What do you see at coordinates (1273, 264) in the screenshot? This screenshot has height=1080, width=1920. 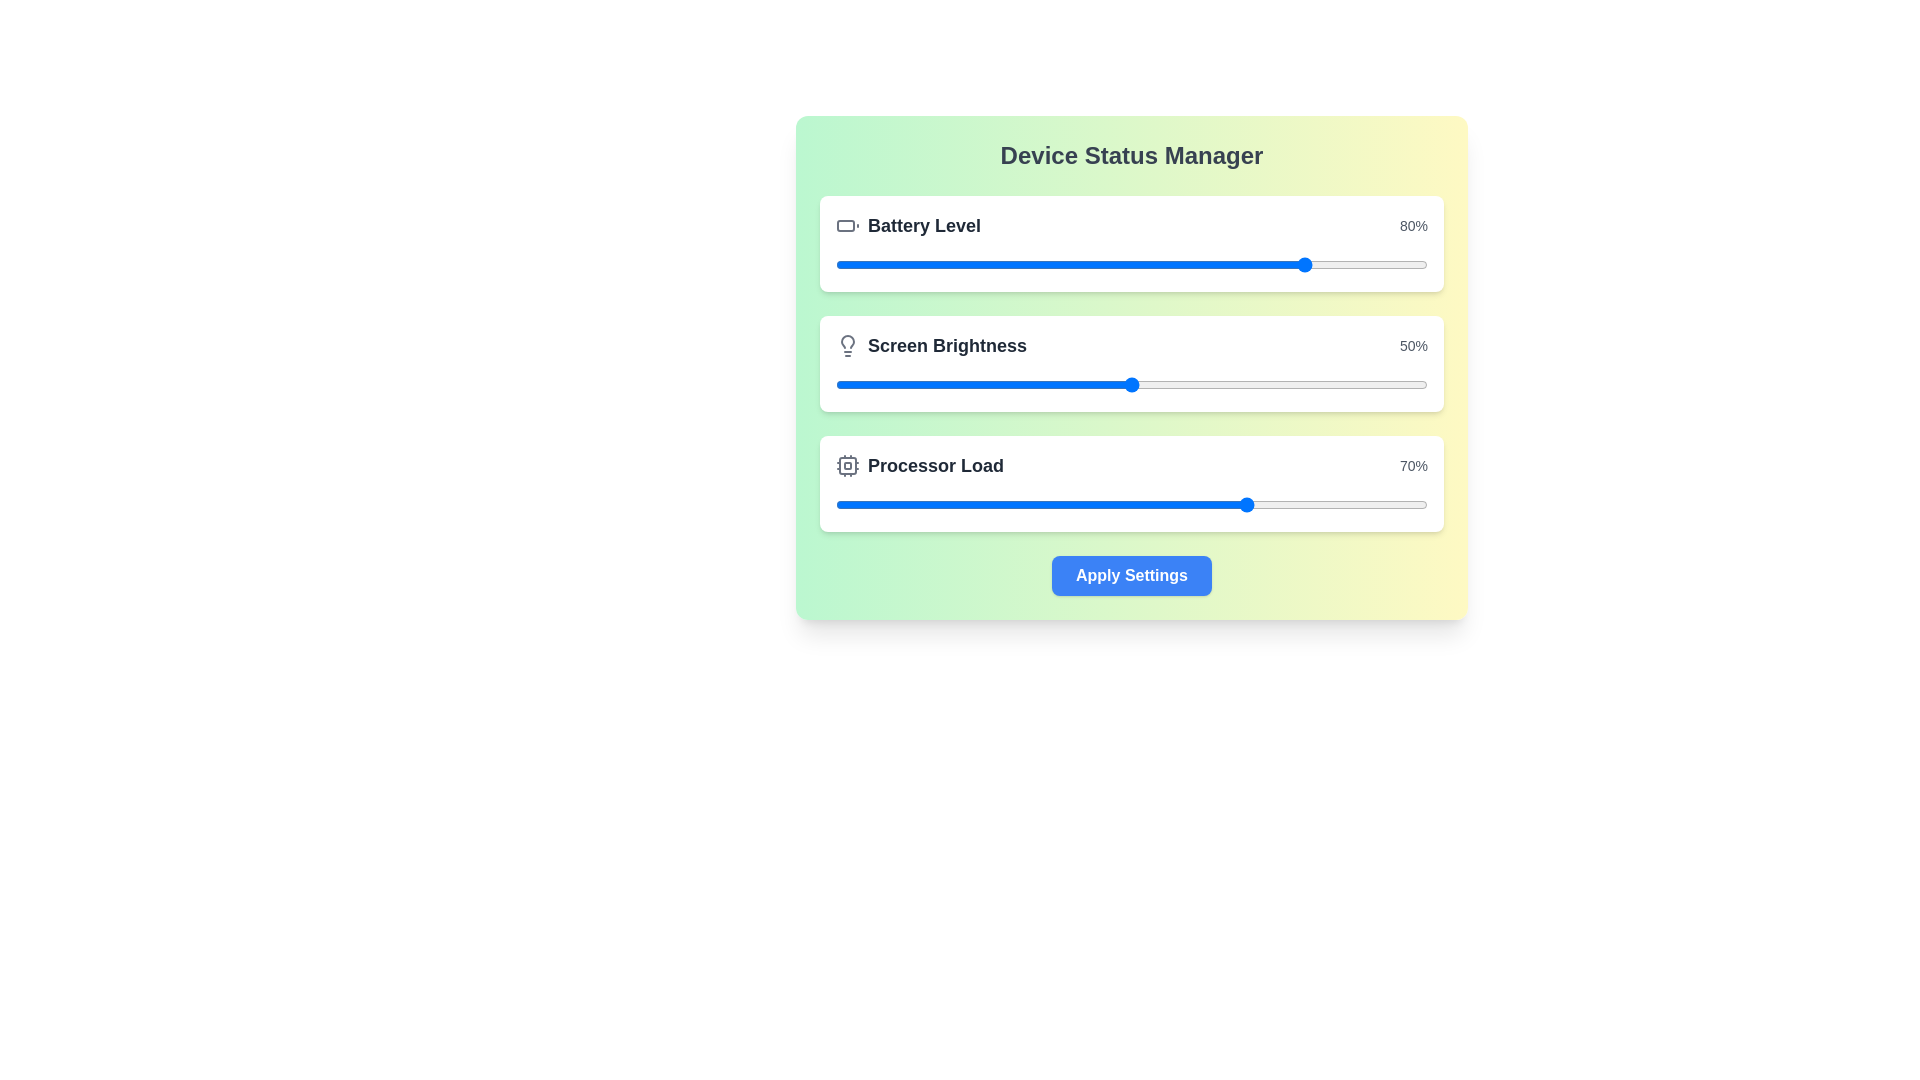 I see `the battery level` at bounding box center [1273, 264].